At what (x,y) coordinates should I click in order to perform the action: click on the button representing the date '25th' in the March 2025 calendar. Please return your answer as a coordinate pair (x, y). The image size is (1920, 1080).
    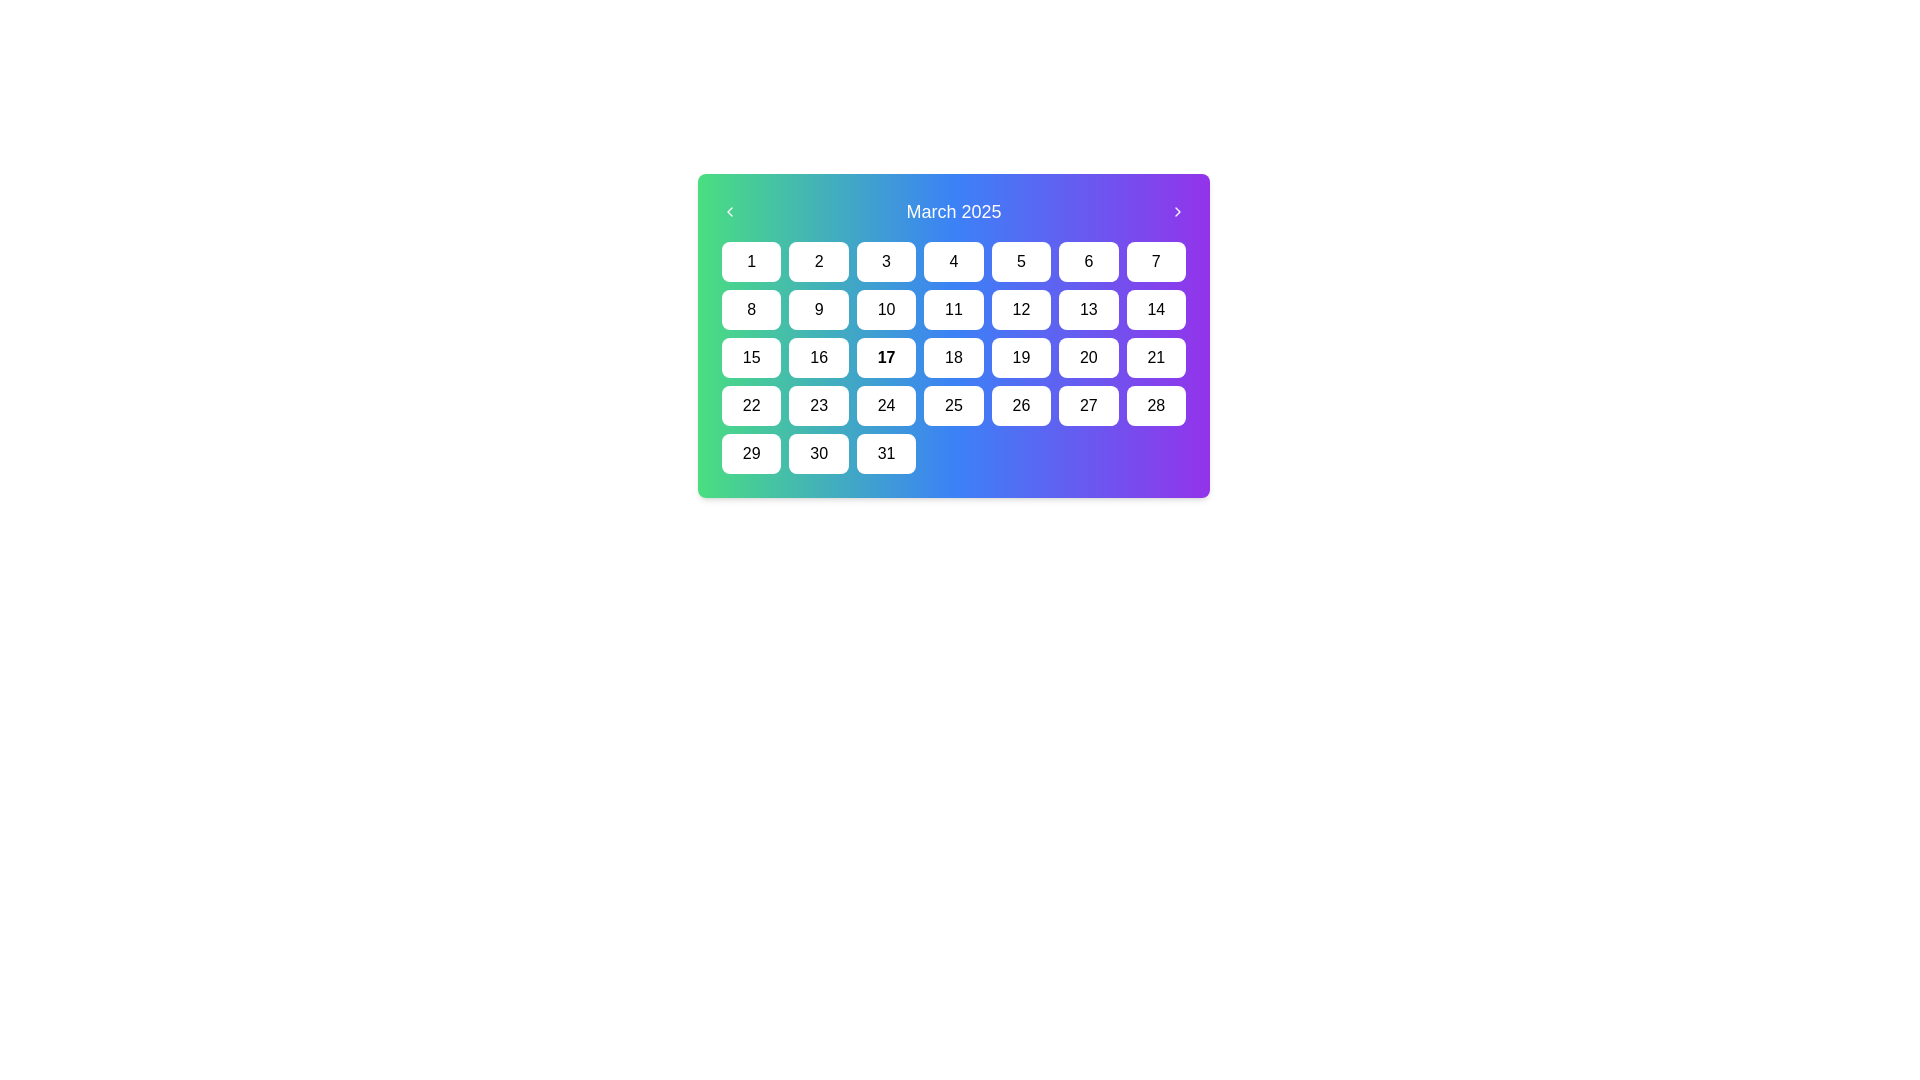
    Looking at the image, I should click on (953, 405).